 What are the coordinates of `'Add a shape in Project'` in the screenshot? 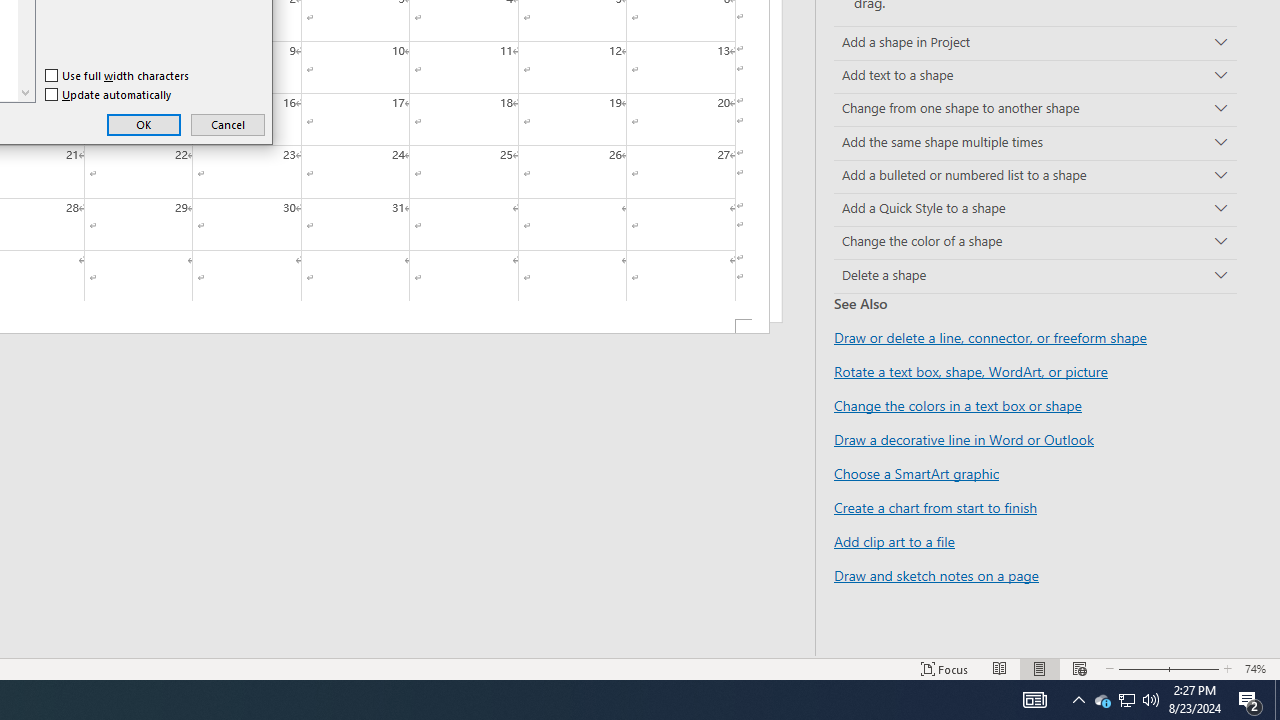 It's located at (1035, 43).